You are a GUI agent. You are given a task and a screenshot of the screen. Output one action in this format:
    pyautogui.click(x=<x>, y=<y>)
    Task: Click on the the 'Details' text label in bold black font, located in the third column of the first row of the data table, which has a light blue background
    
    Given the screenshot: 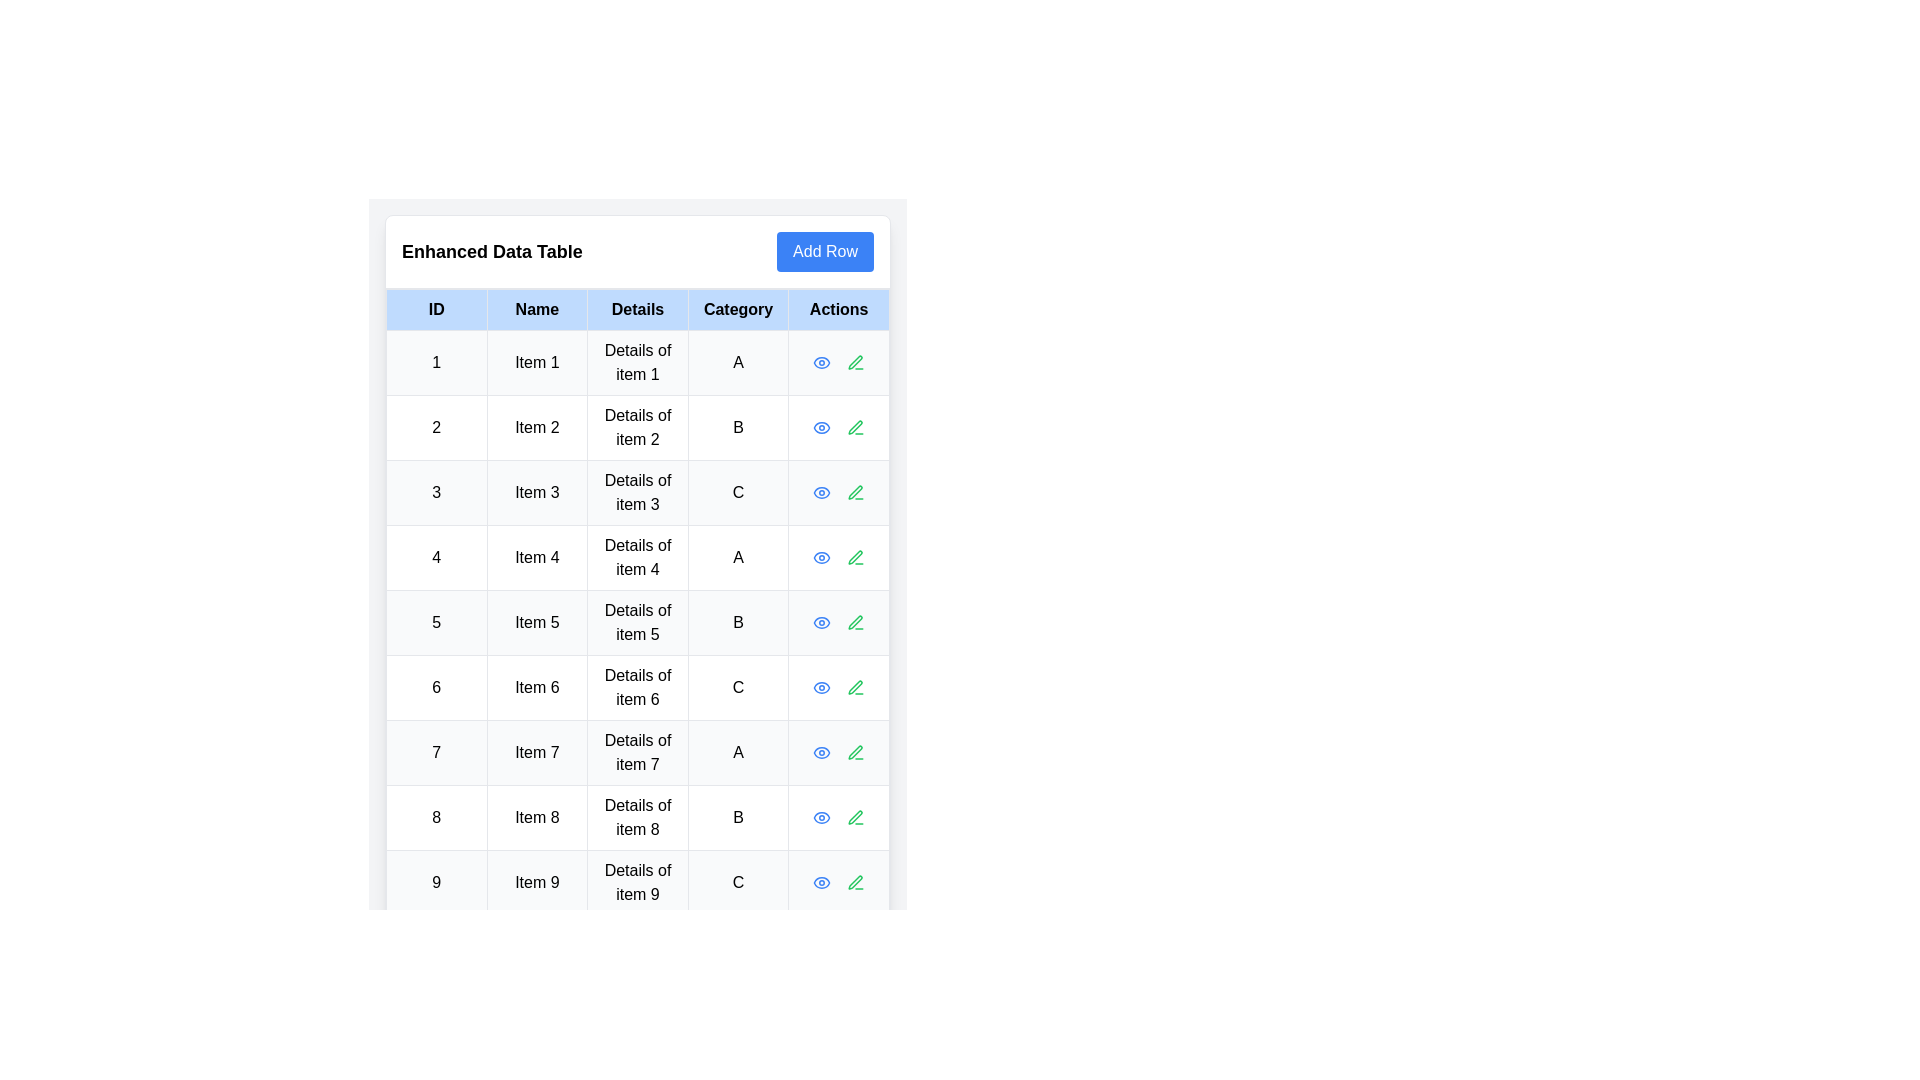 What is the action you would take?
    pyautogui.click(x=637, y=309)
    